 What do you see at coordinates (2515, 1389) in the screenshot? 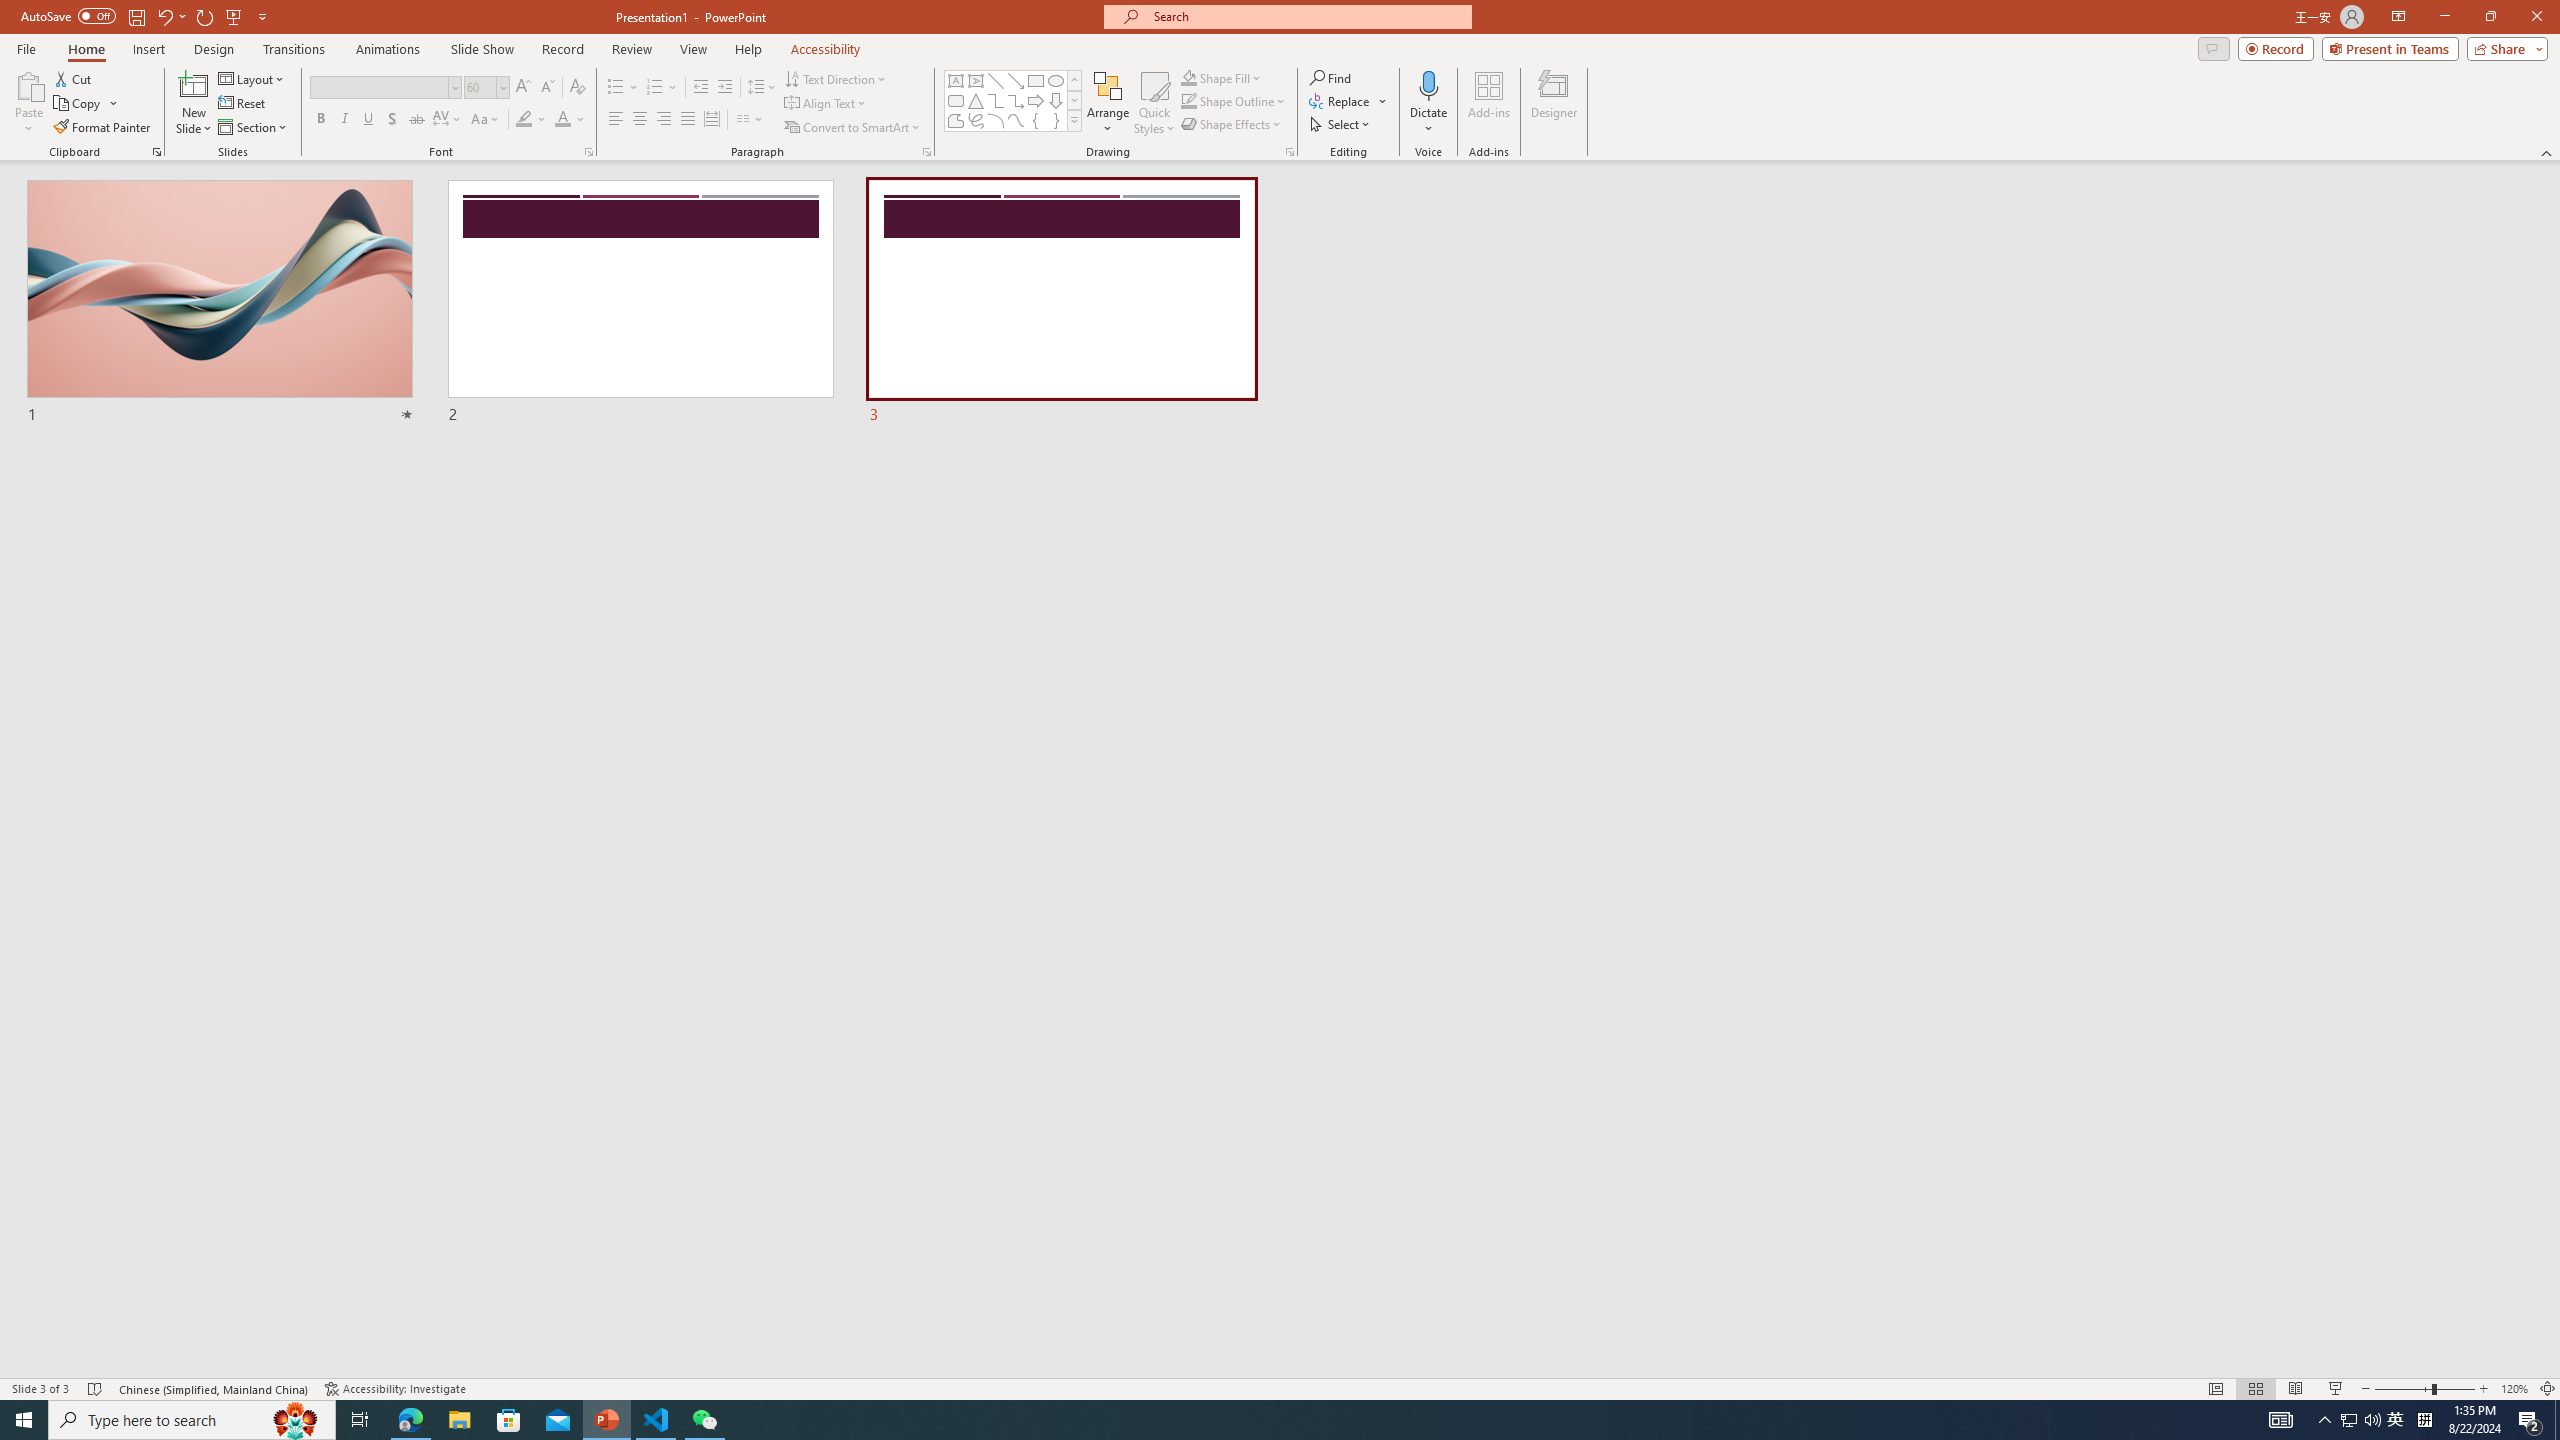
I see `'Zoom 120%'` at bounding box center [2515, 1389].